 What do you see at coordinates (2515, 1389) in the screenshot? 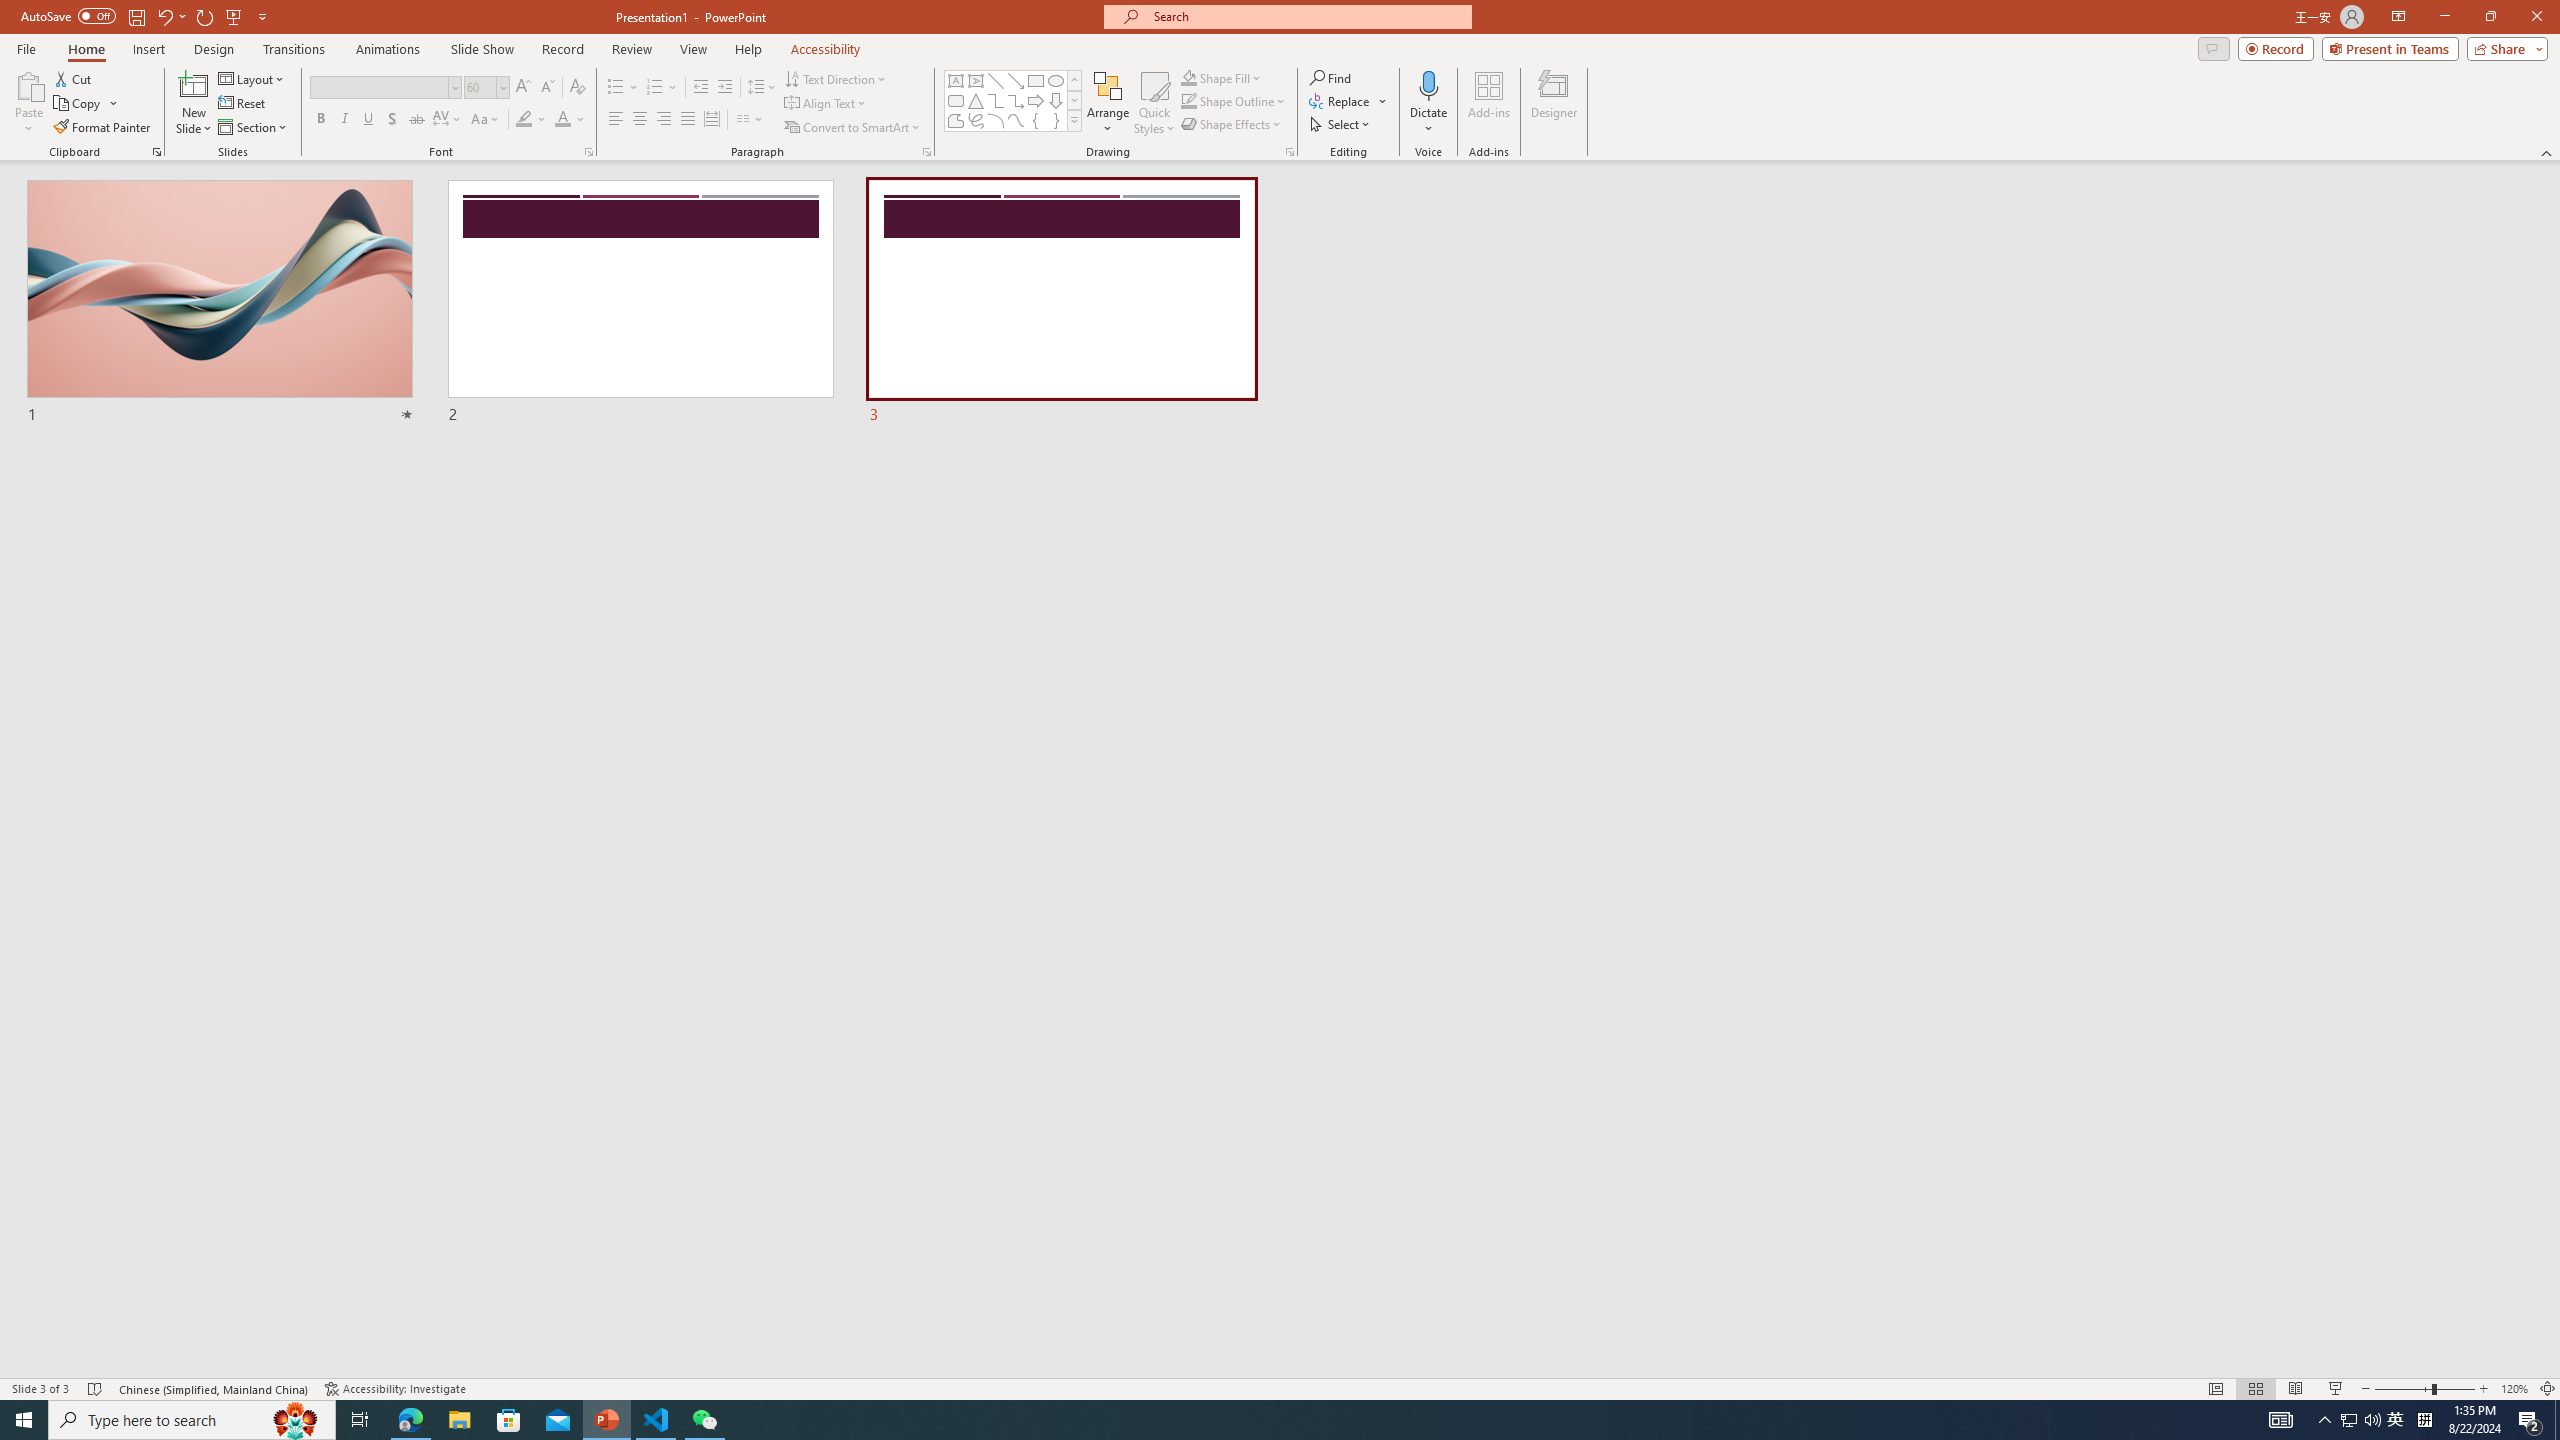
I see `'Zoom 120%'` at bounding box center [2515, 1389].